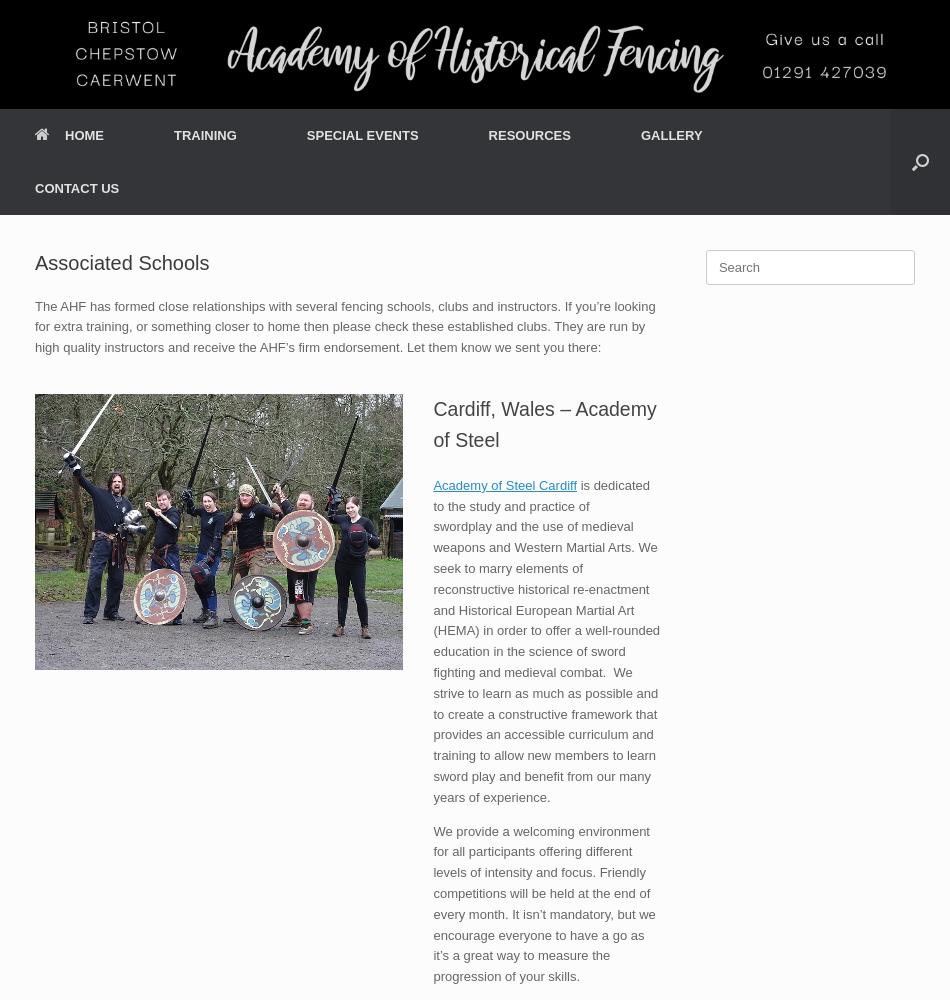 The image size is (950, 1000). What do you see at coordinates (214, 410) in the screenshot?
I see `'GENERAL RULES'` at bounding box center [214, 410].